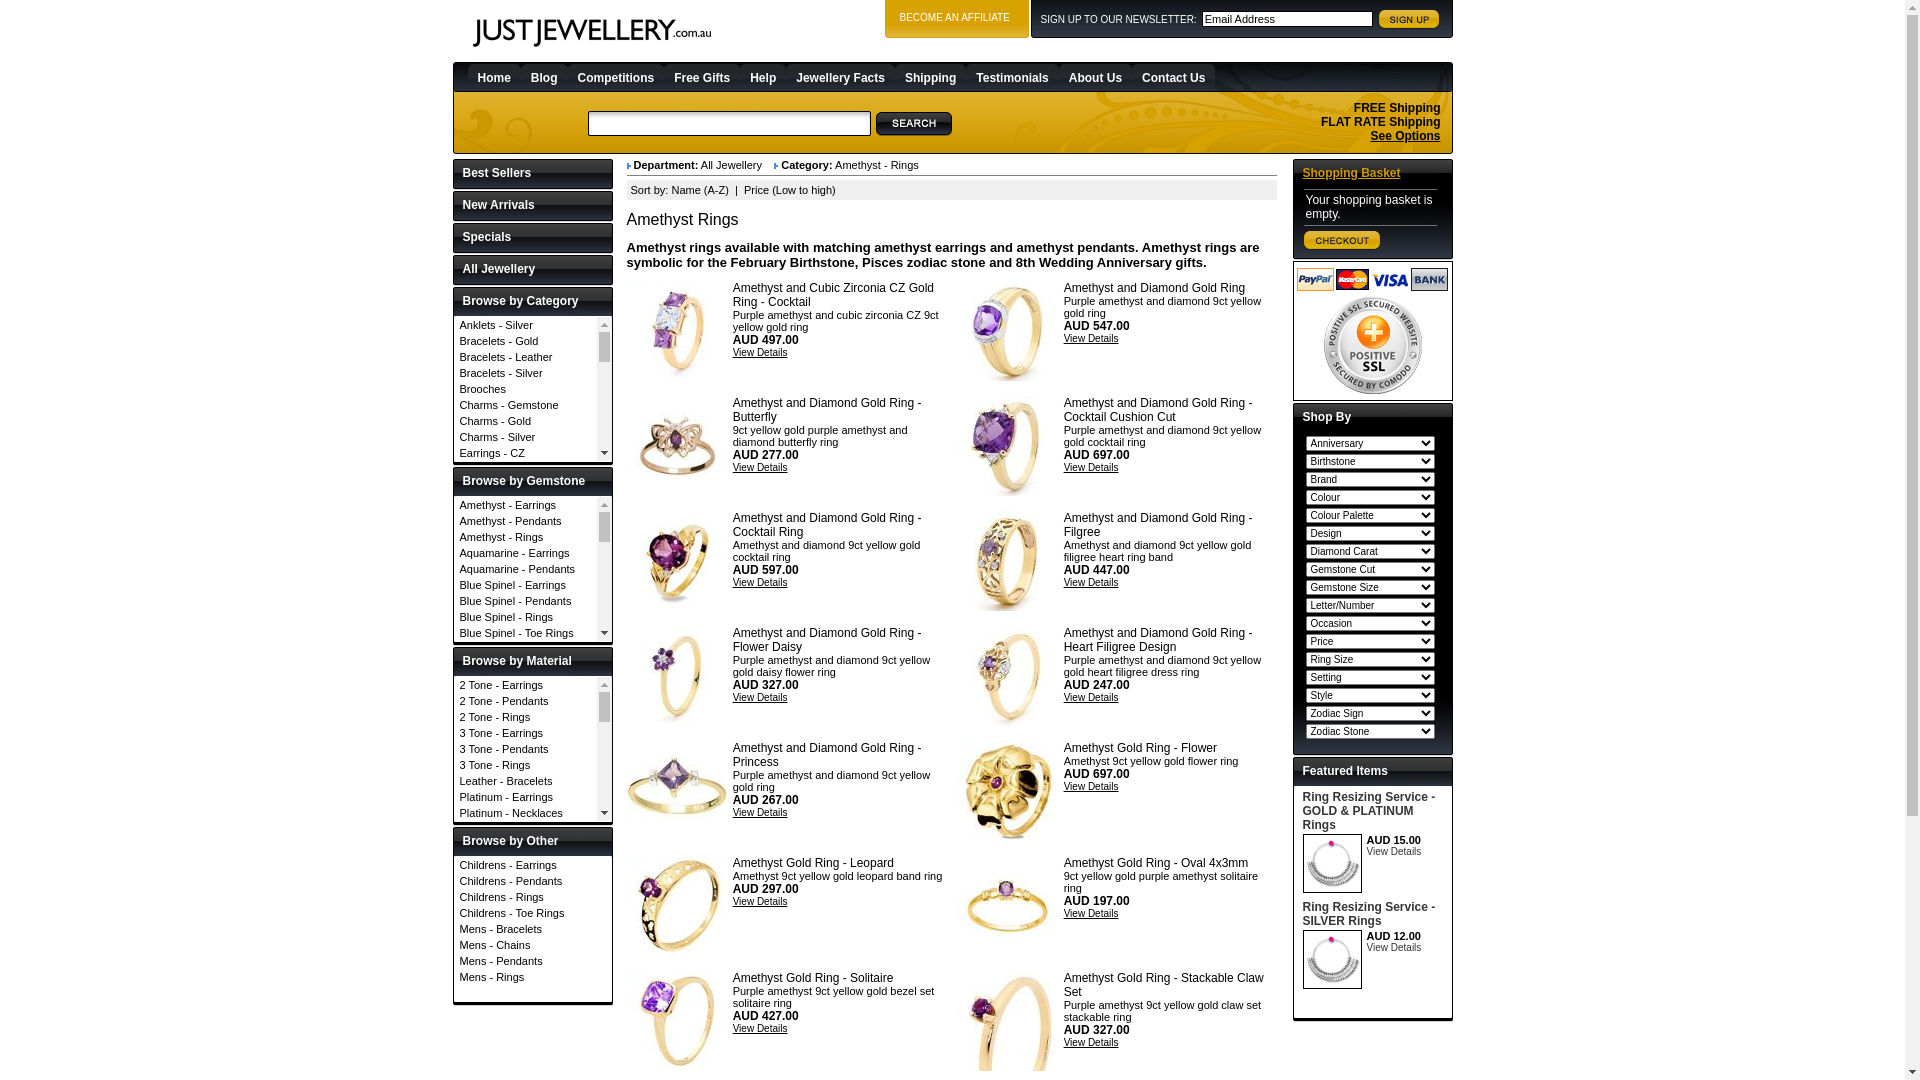  I want to click on 'Pendants - Diamond', so click(525, 676).